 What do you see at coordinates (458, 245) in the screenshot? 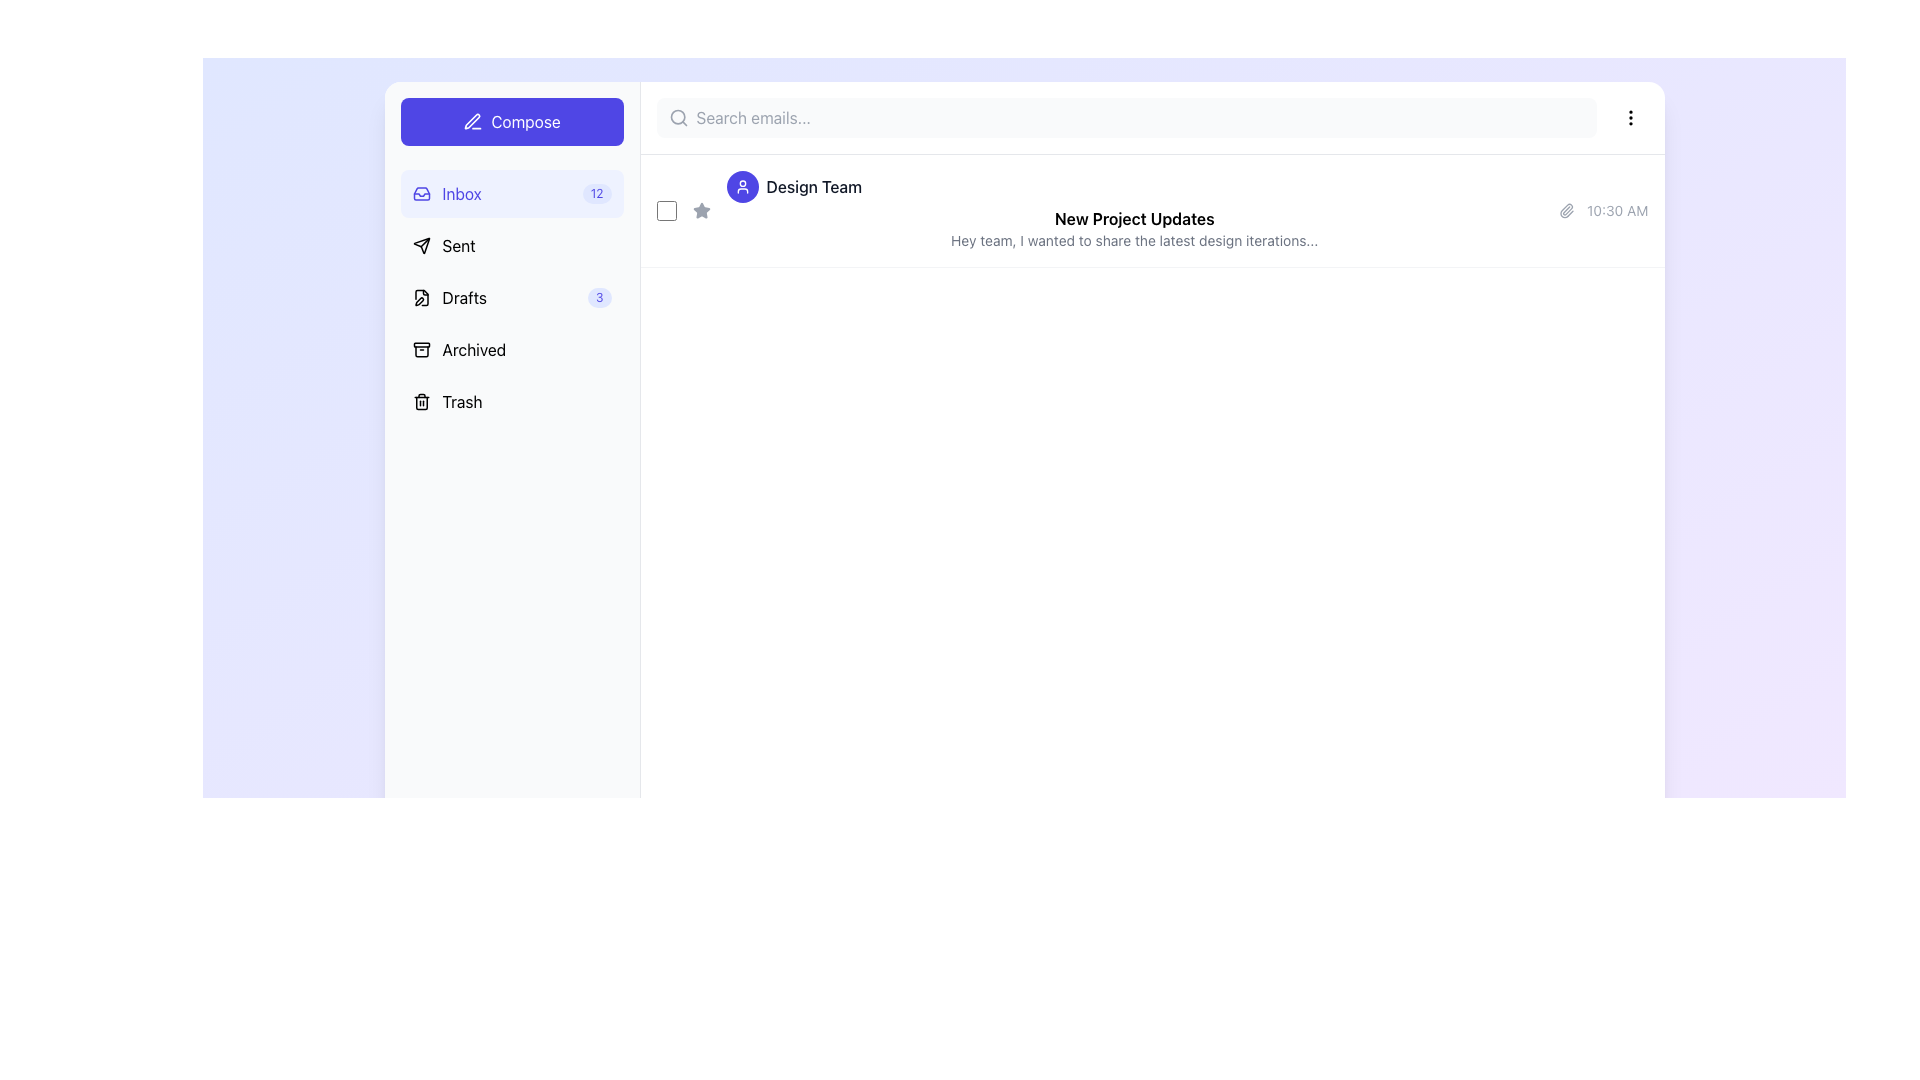
I see `to select the 'Sent' folder, which is a text label in black color displaying the word 'Sent', located in the second position on the left sidebar of the interface, following the 'Inbox' option` at bounding box center [458, 245].